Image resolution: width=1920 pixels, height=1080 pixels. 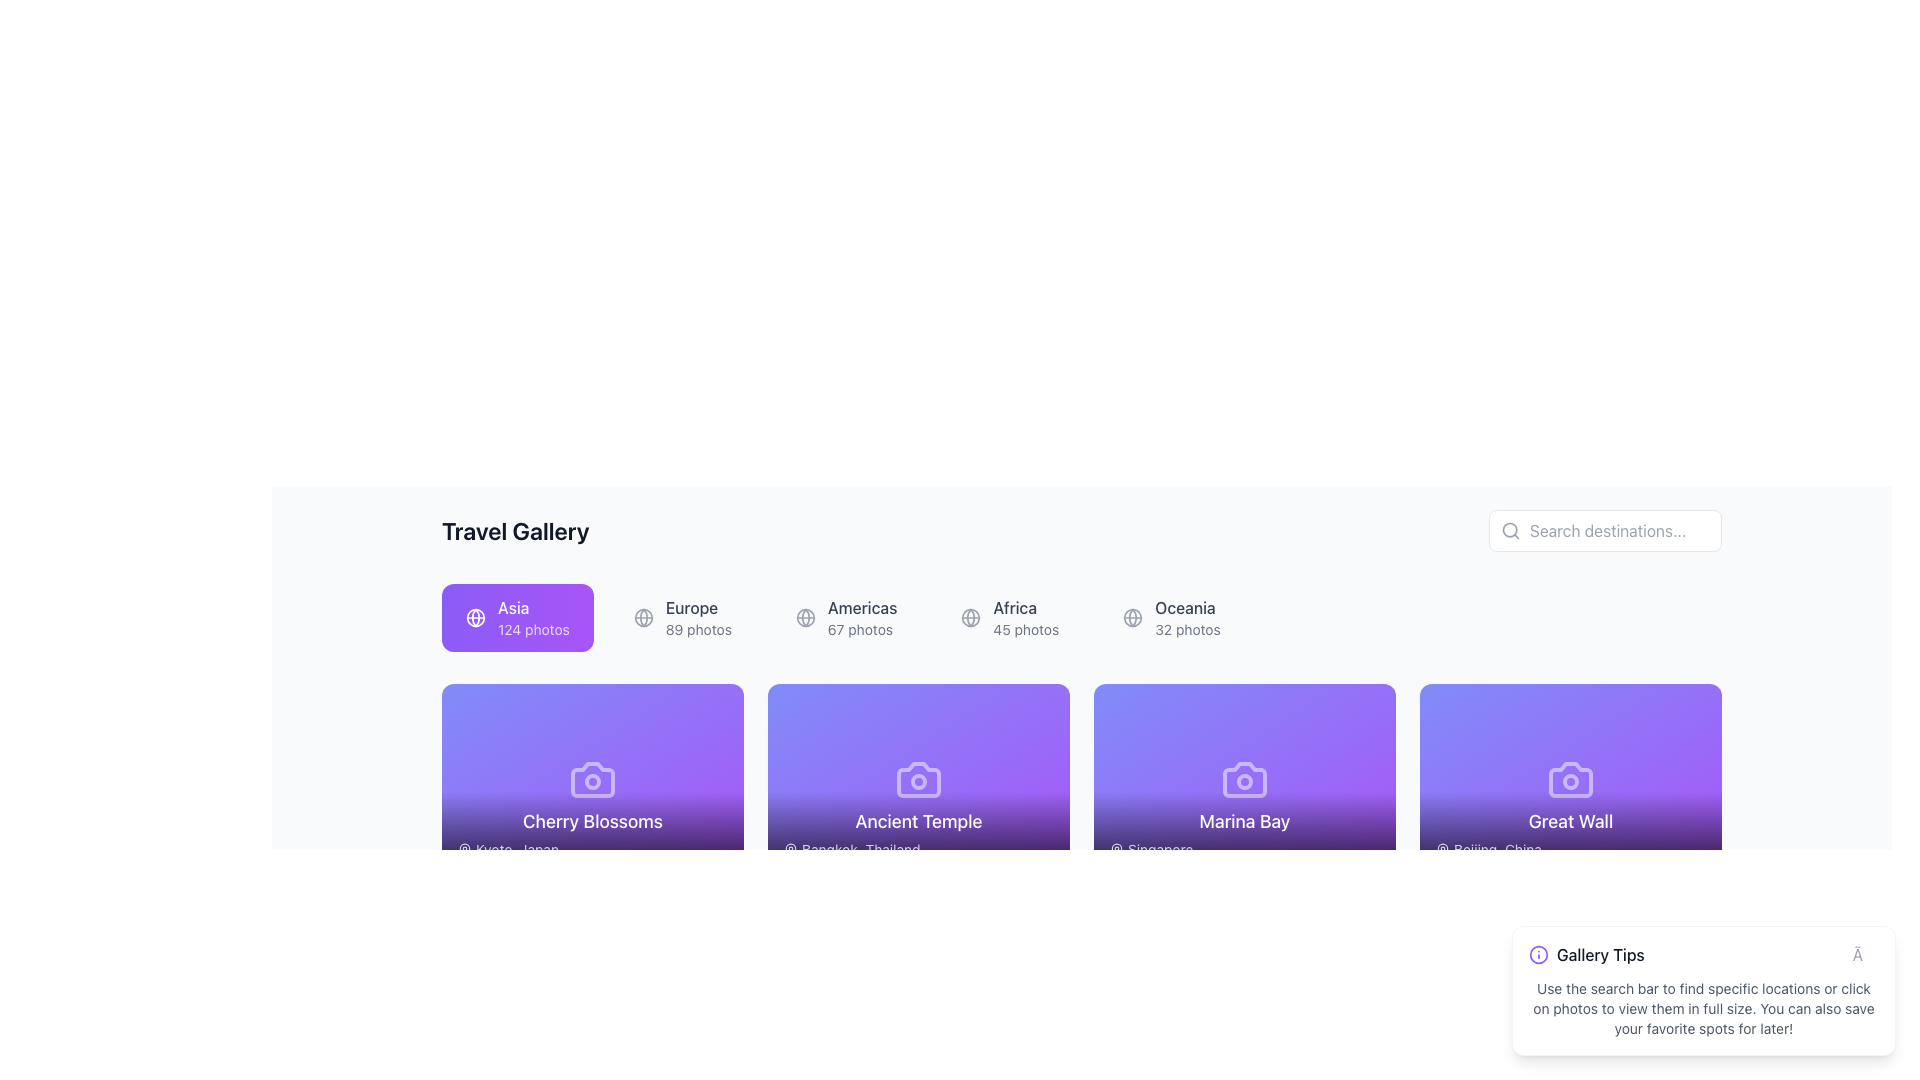 I want to click on the small gray globe icon located to the left of the text 'Europe 89 photos', so click(x=643, y=616).